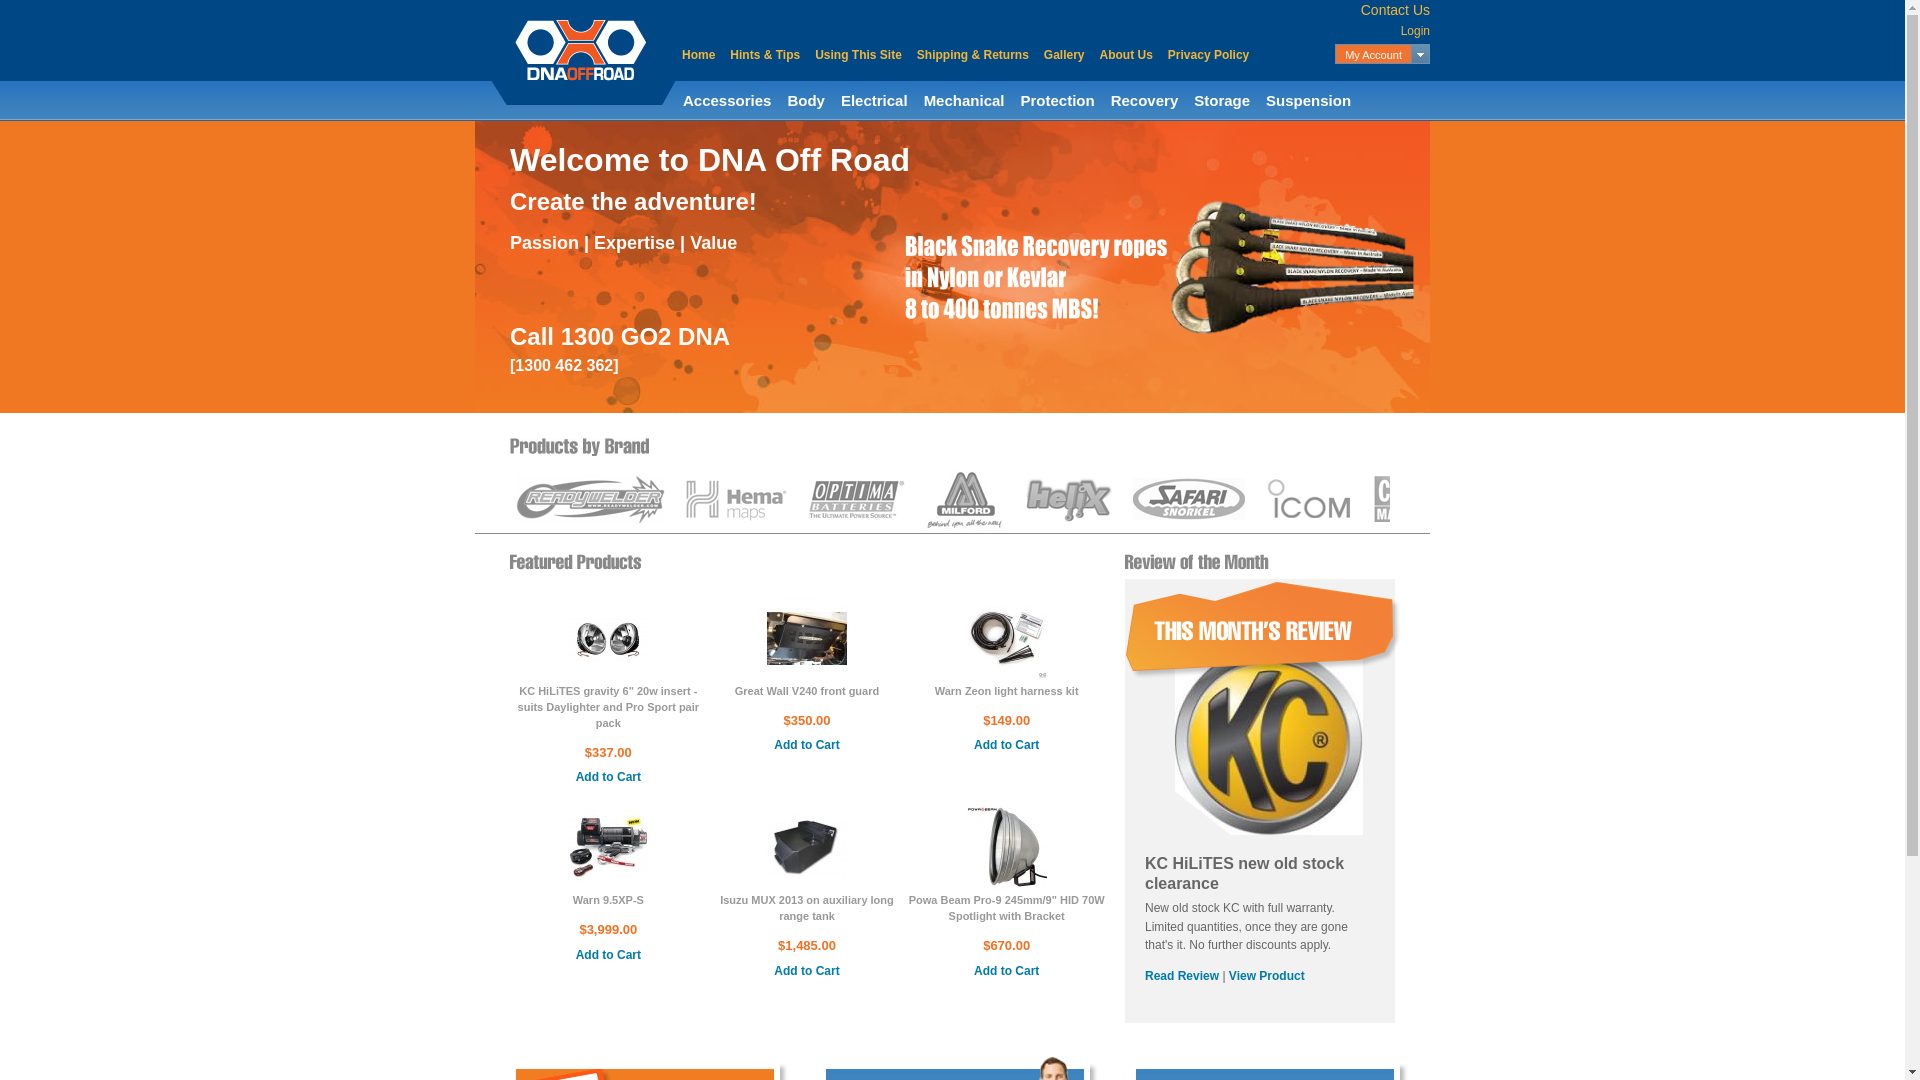 The width and height of the screenshot is (1920, 1080). Describe the element at coordinates (1207, 53) in the screenshot. I see `'Privacy Policy'` at that location.